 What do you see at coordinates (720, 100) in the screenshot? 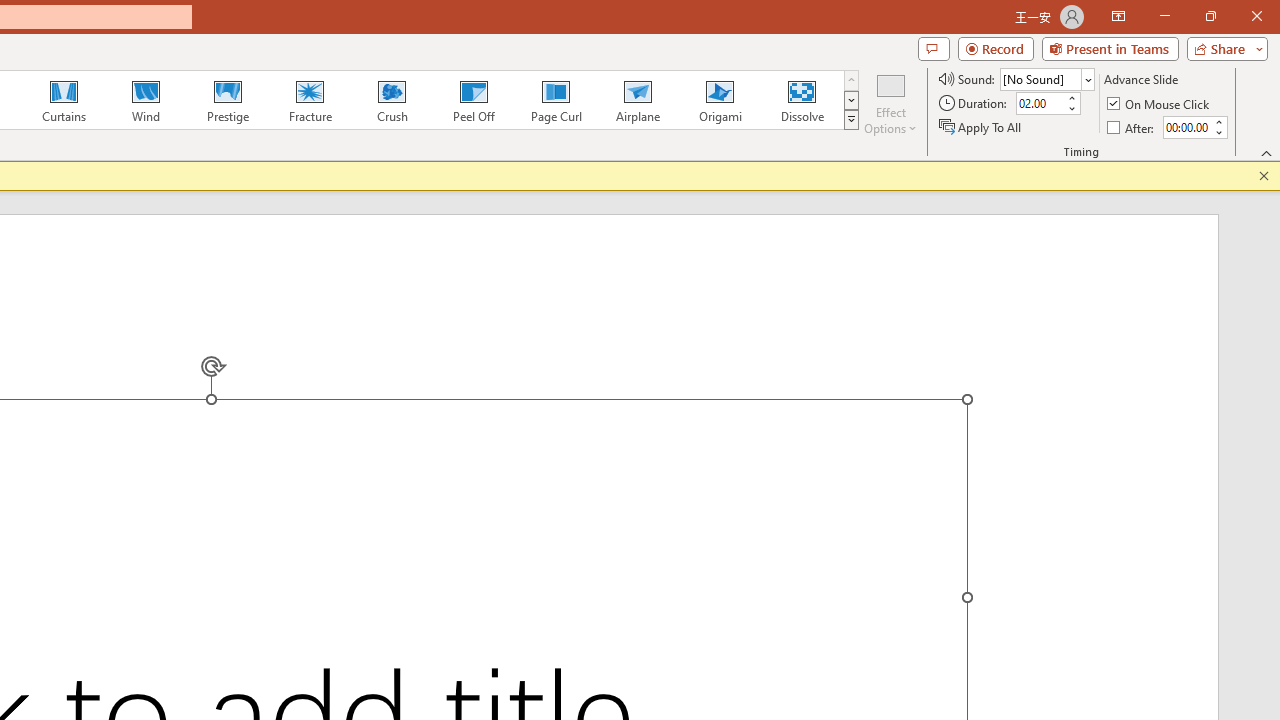
I see `'Origami'` at bounding box center [720, 100].